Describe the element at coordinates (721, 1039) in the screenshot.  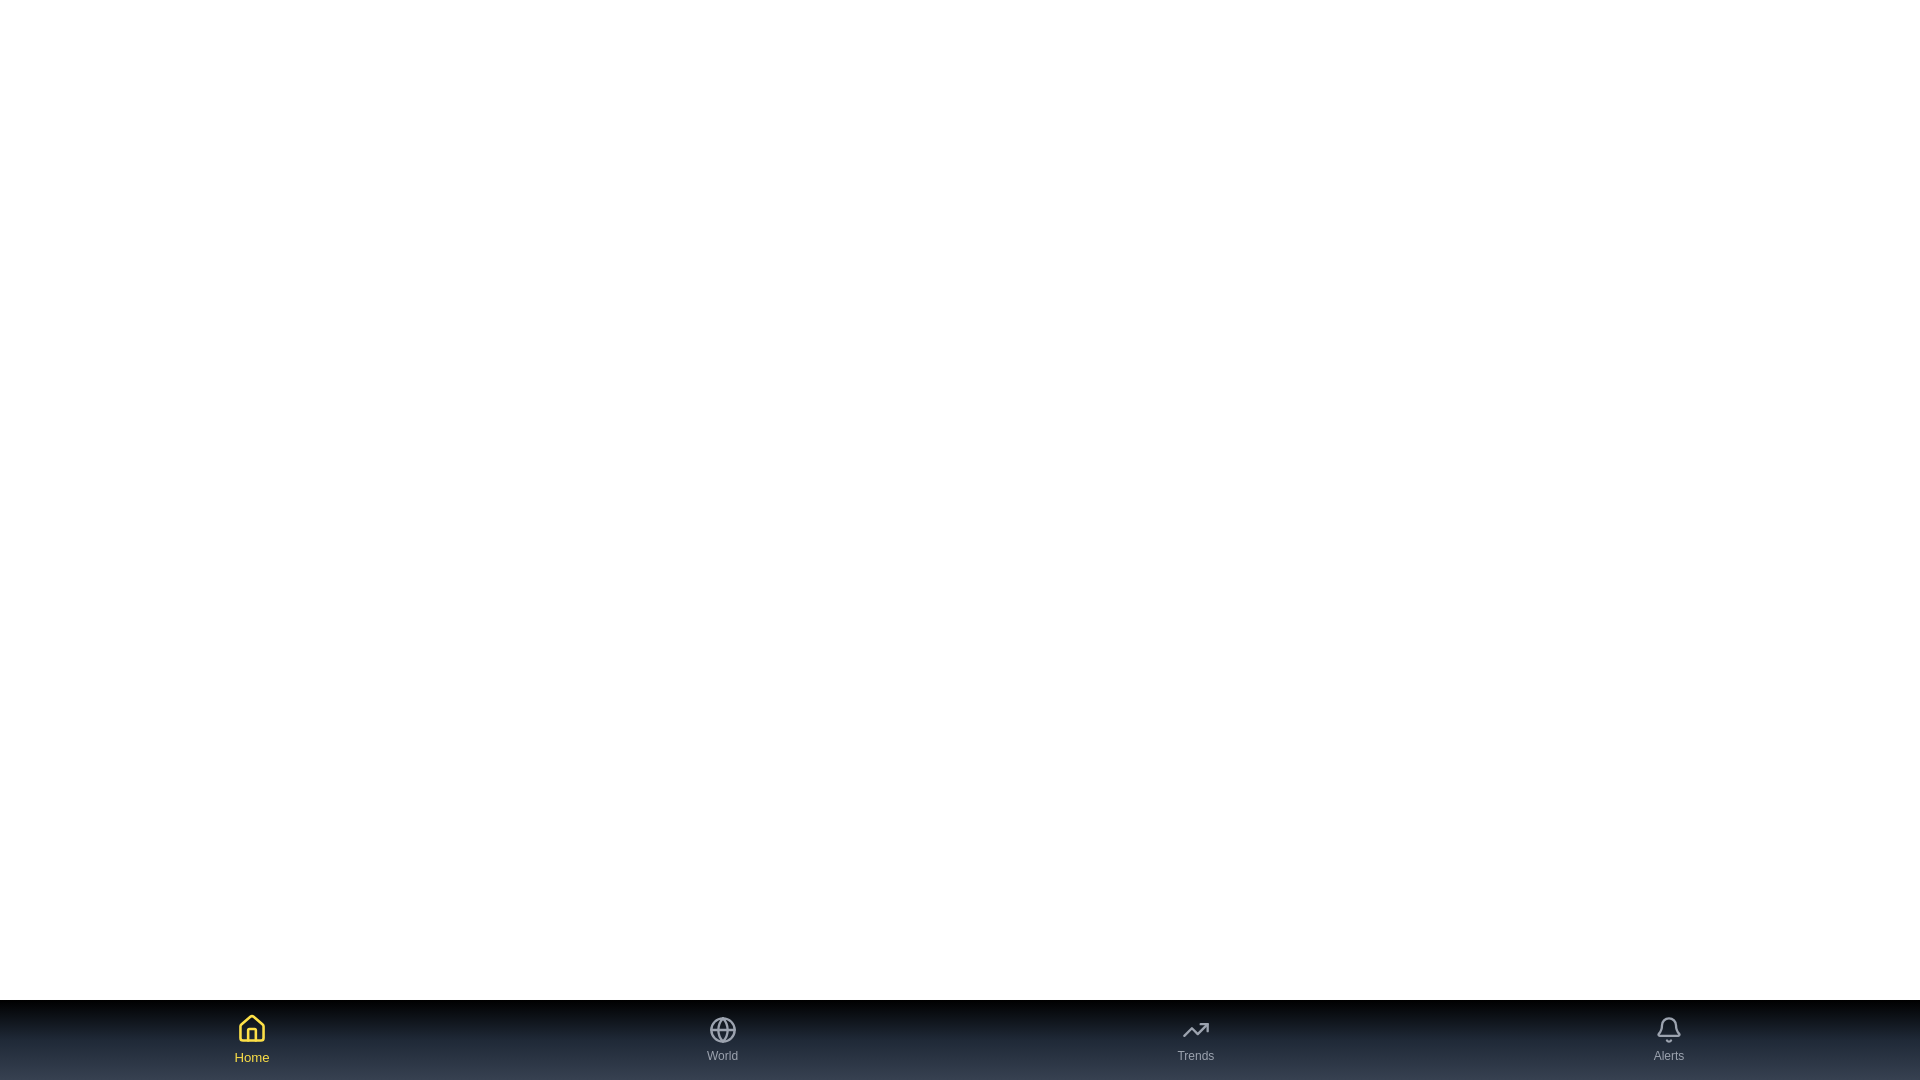
I see `the World tab to inspect its visual feedback` at that location.